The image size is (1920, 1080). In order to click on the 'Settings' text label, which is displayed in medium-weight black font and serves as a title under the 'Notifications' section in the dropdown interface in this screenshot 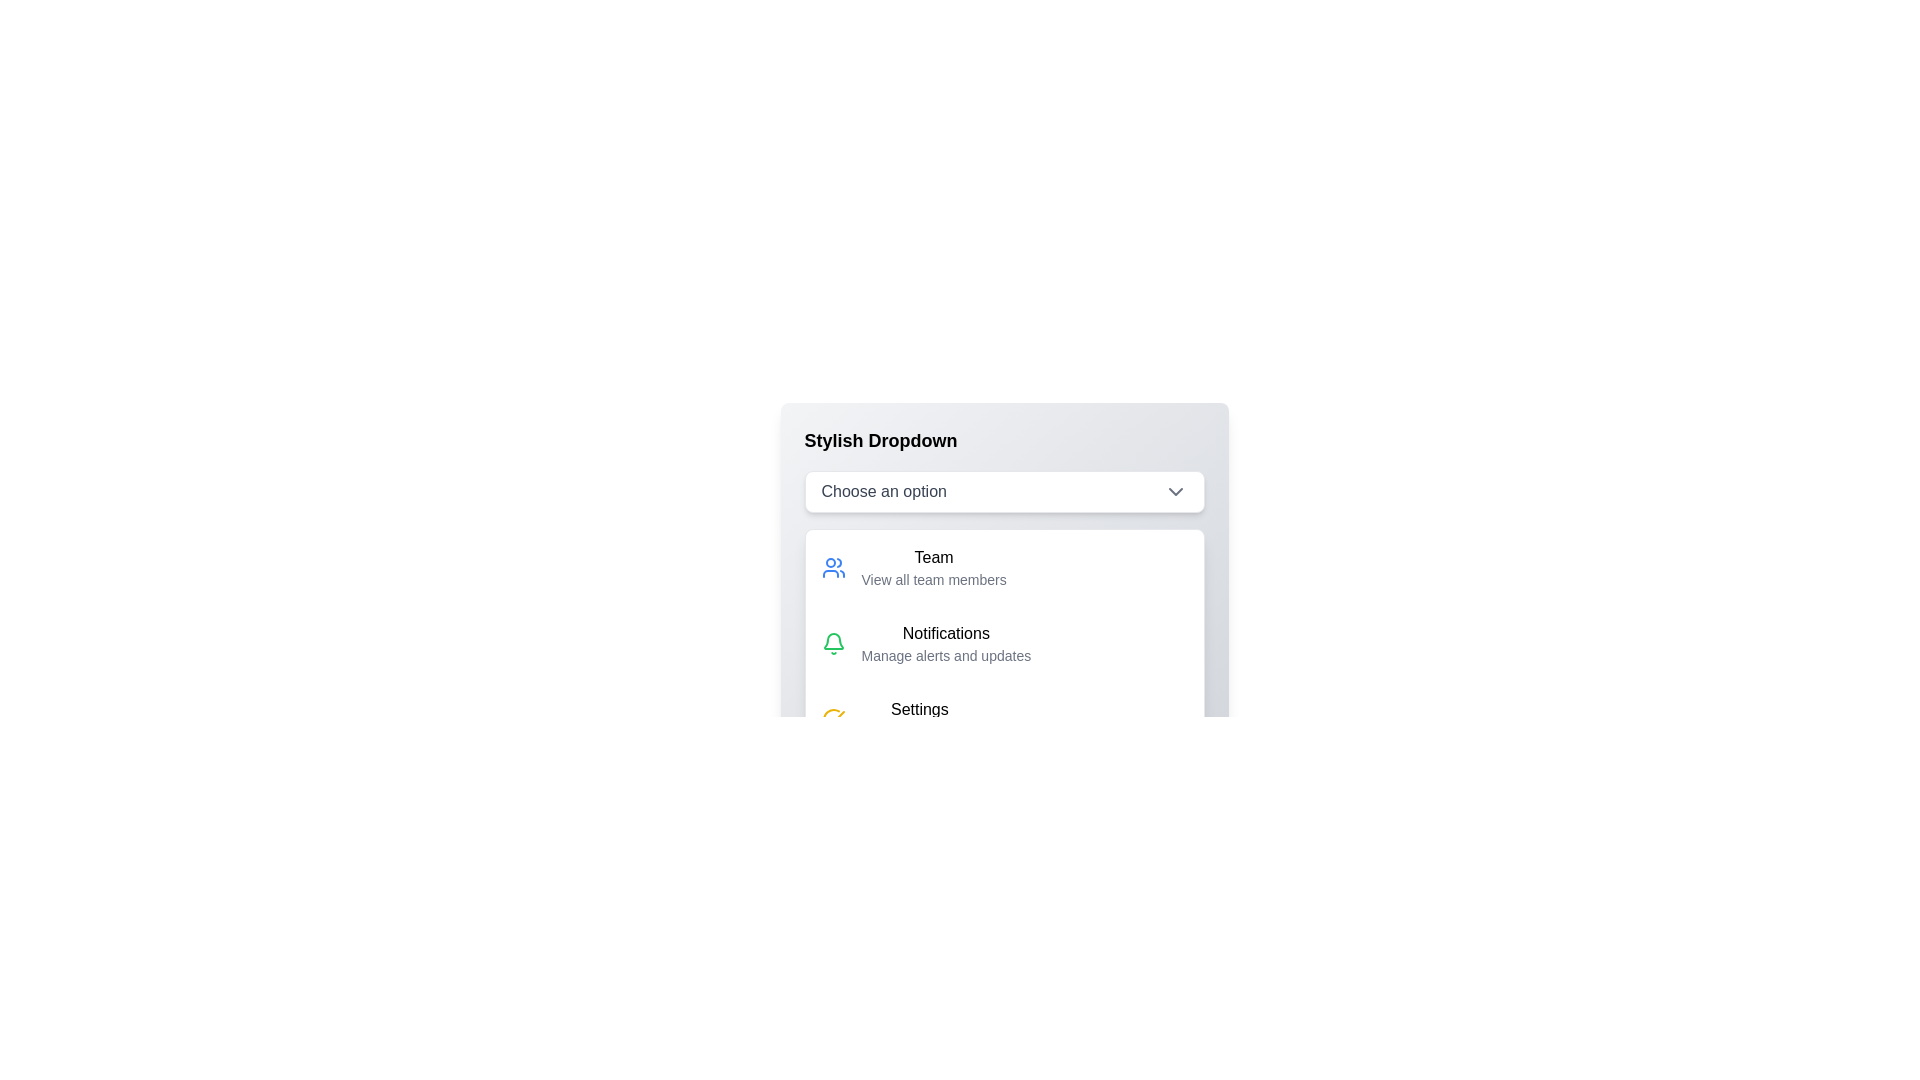, I will do `click(918, 708)`.